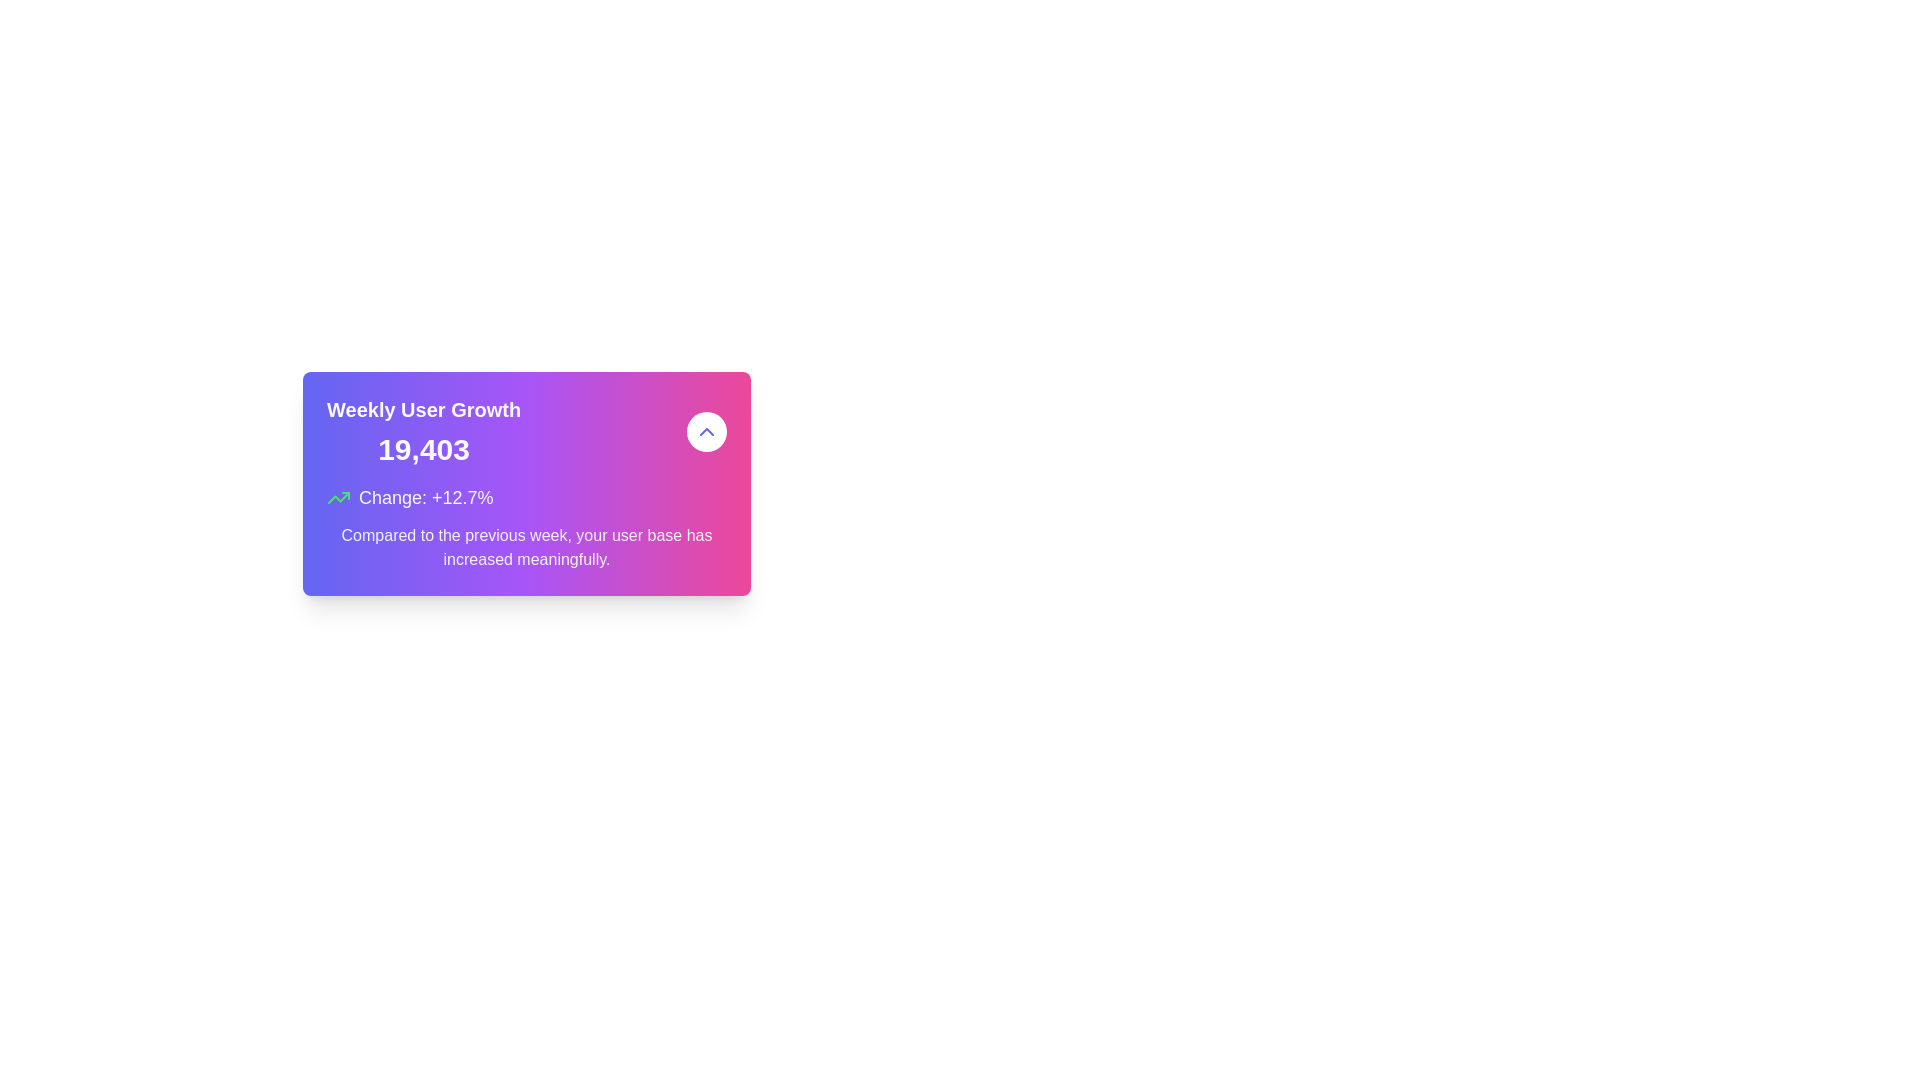 The image size is (1920, 1080). What do you see at coordinates (425, 496) in the screenshot?
I see `the Text Label that displays 'Change: +12.7%' in bold white font, located centrally within the card above the descriptive text` at bounding box center [425, 496].